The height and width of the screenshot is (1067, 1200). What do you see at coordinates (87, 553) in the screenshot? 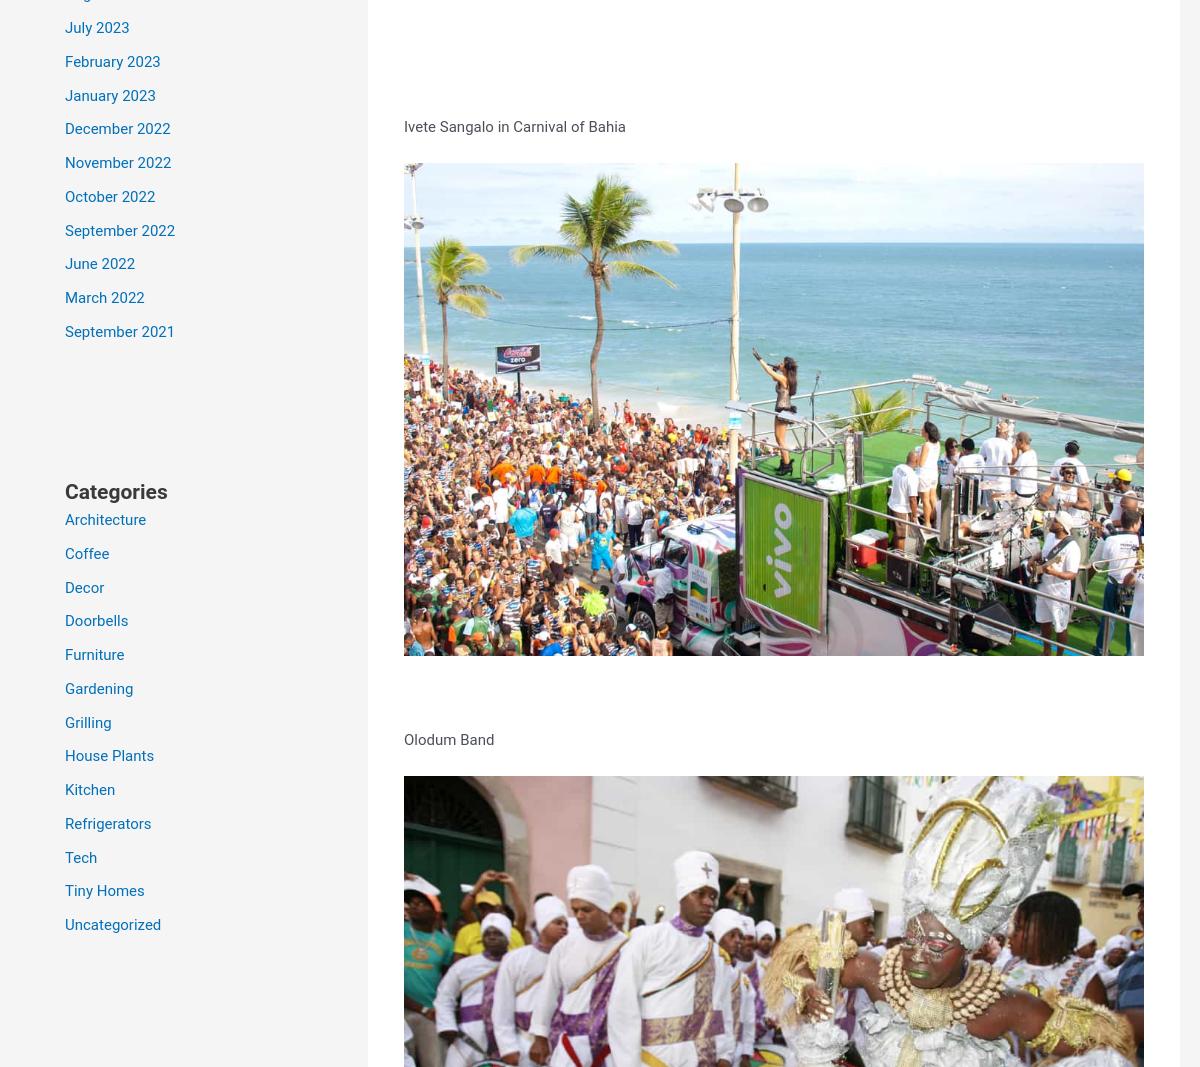
I see `'Coffee'` at bounding box center [87, 553].